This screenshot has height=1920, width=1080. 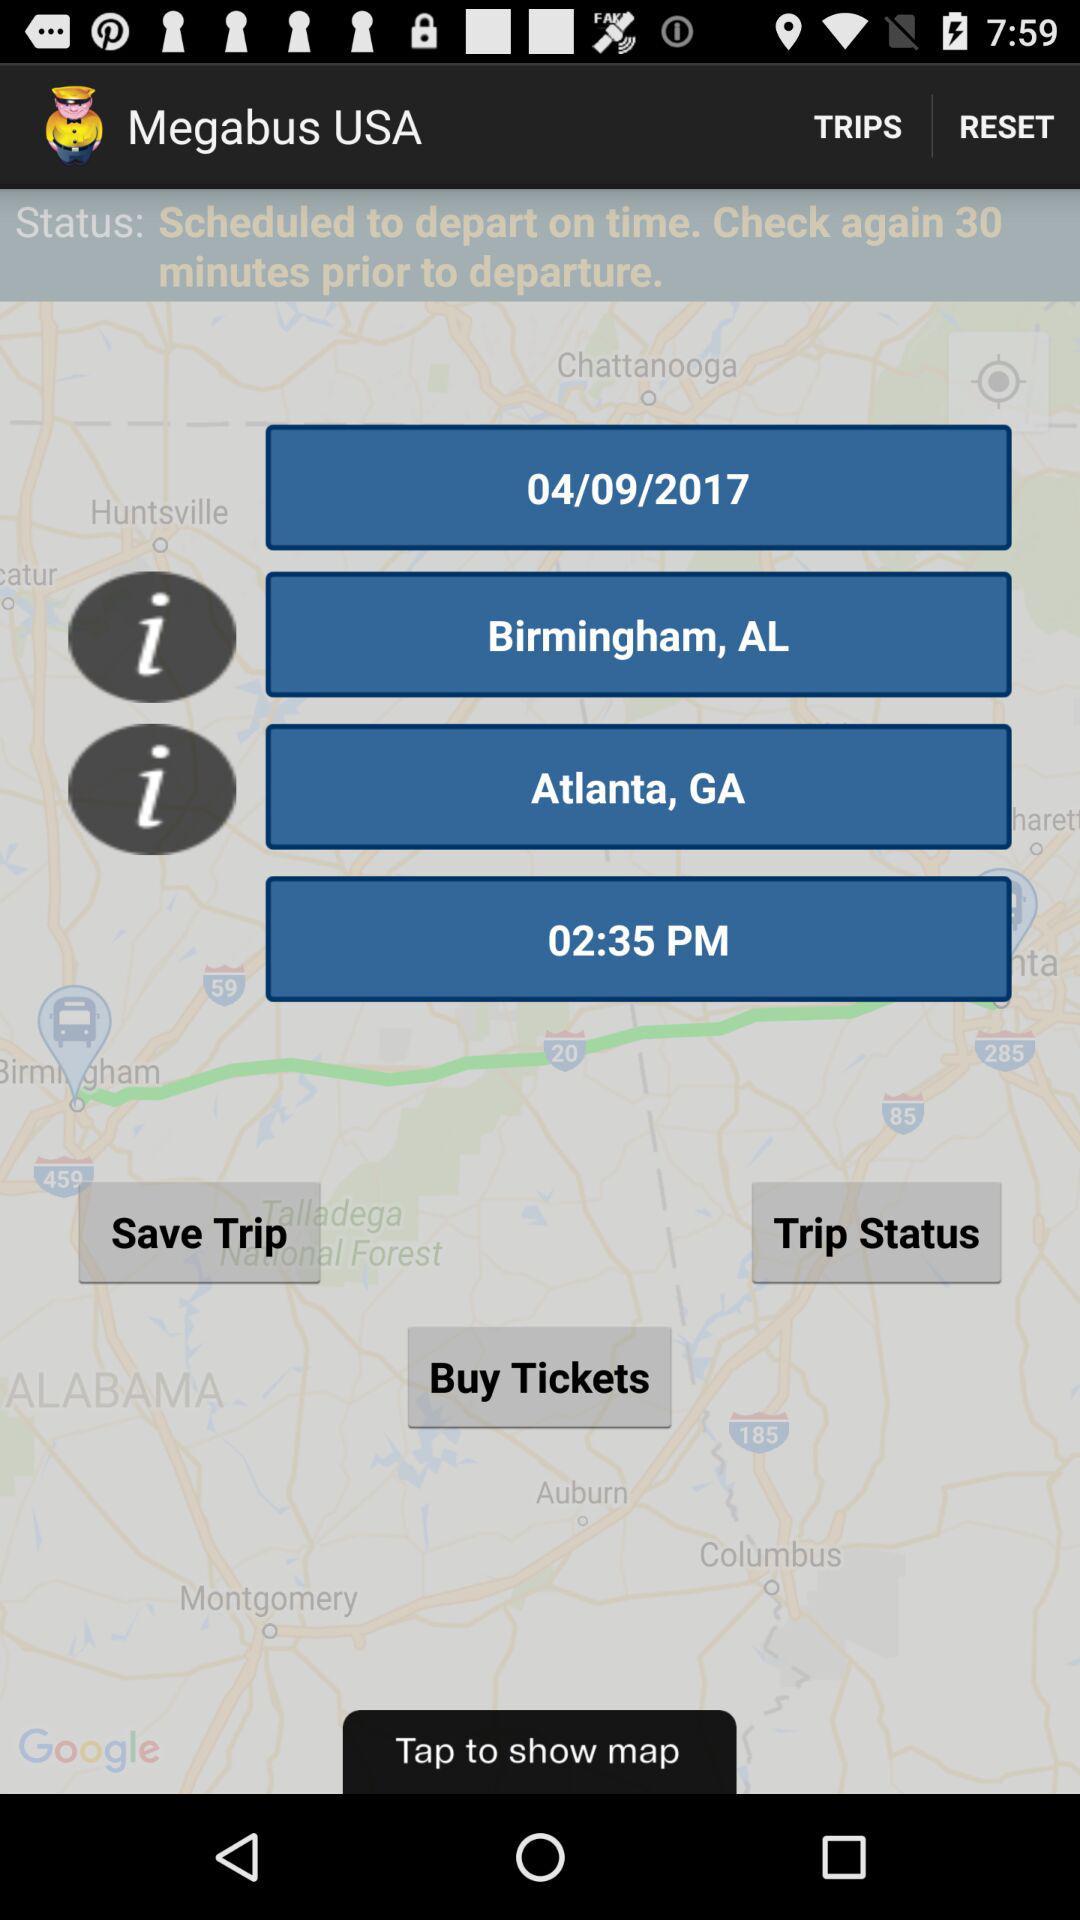 What do you see at coordinates (638, 487) in the screenshot?
I see `the 04/09/2017` at bounding box center [638, 487].